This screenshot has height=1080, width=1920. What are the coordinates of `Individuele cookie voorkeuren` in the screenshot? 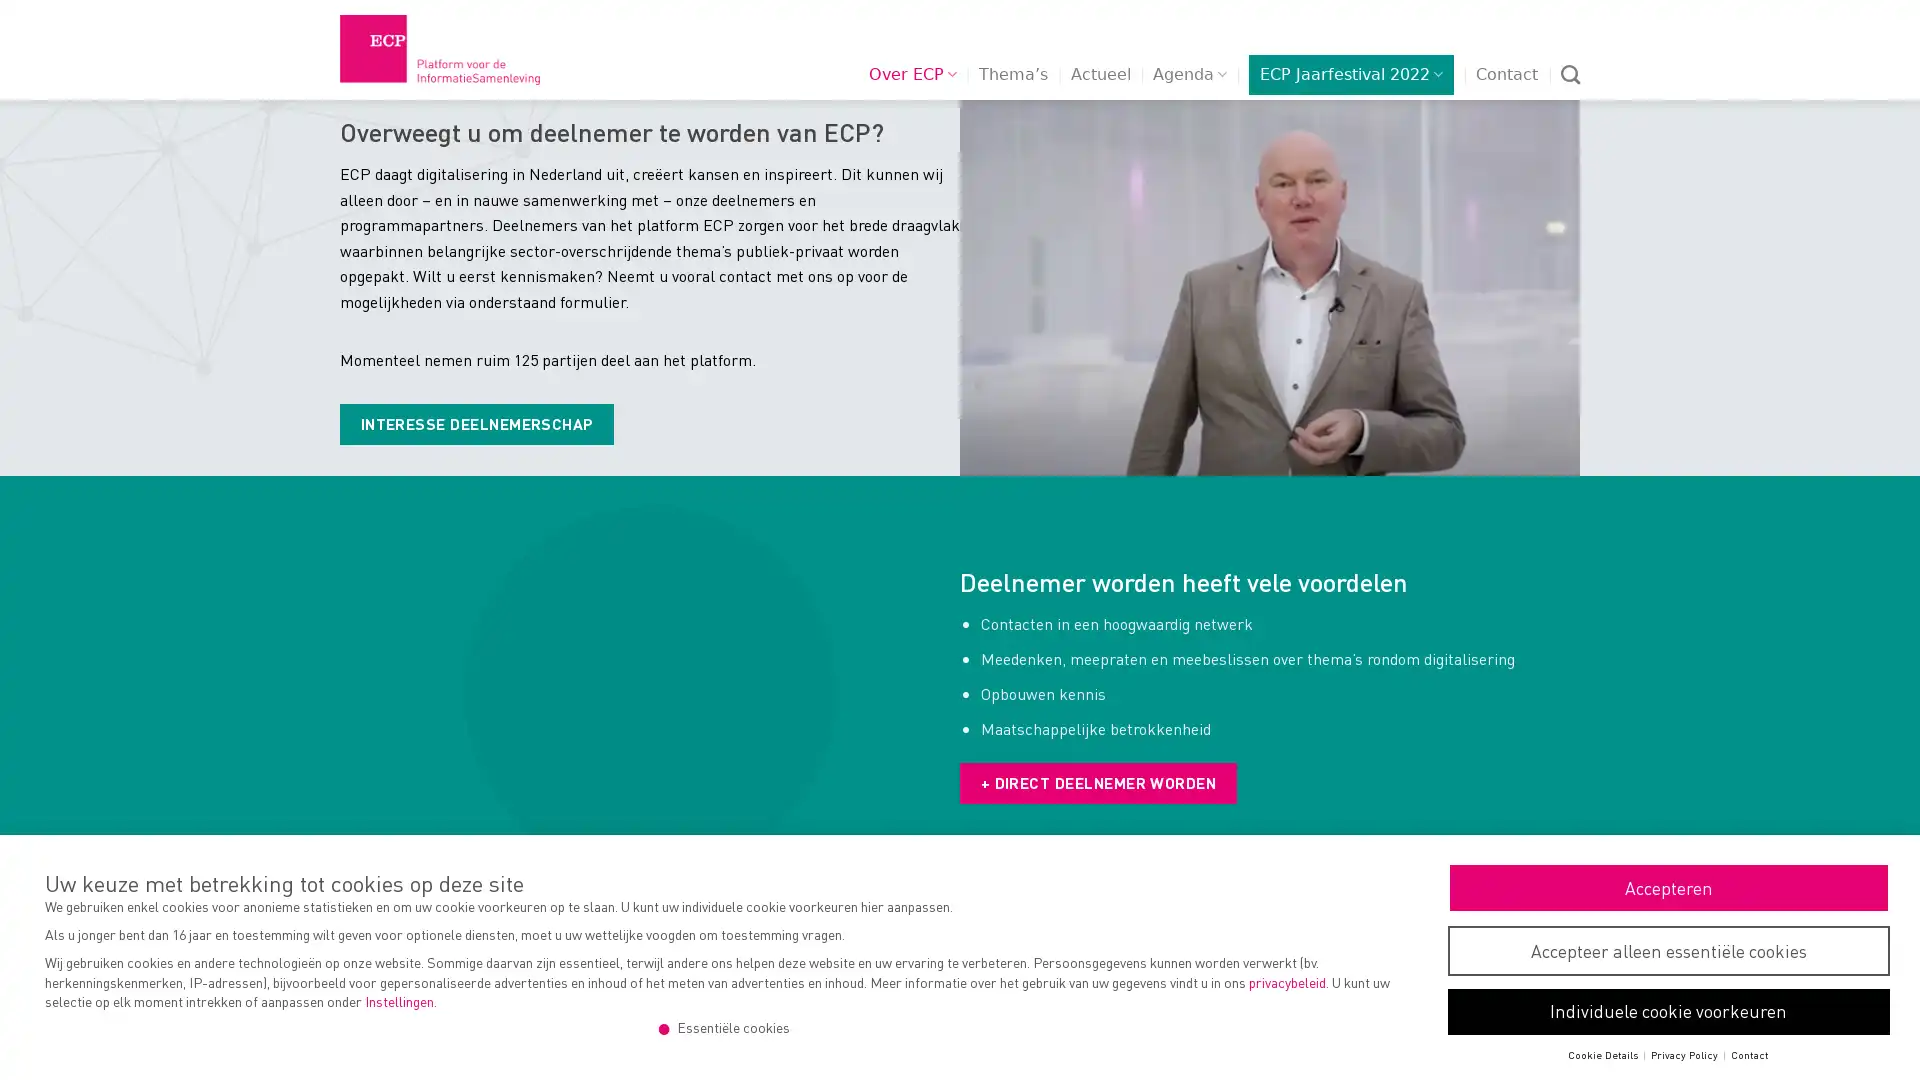 It's located at (1668, 1011).